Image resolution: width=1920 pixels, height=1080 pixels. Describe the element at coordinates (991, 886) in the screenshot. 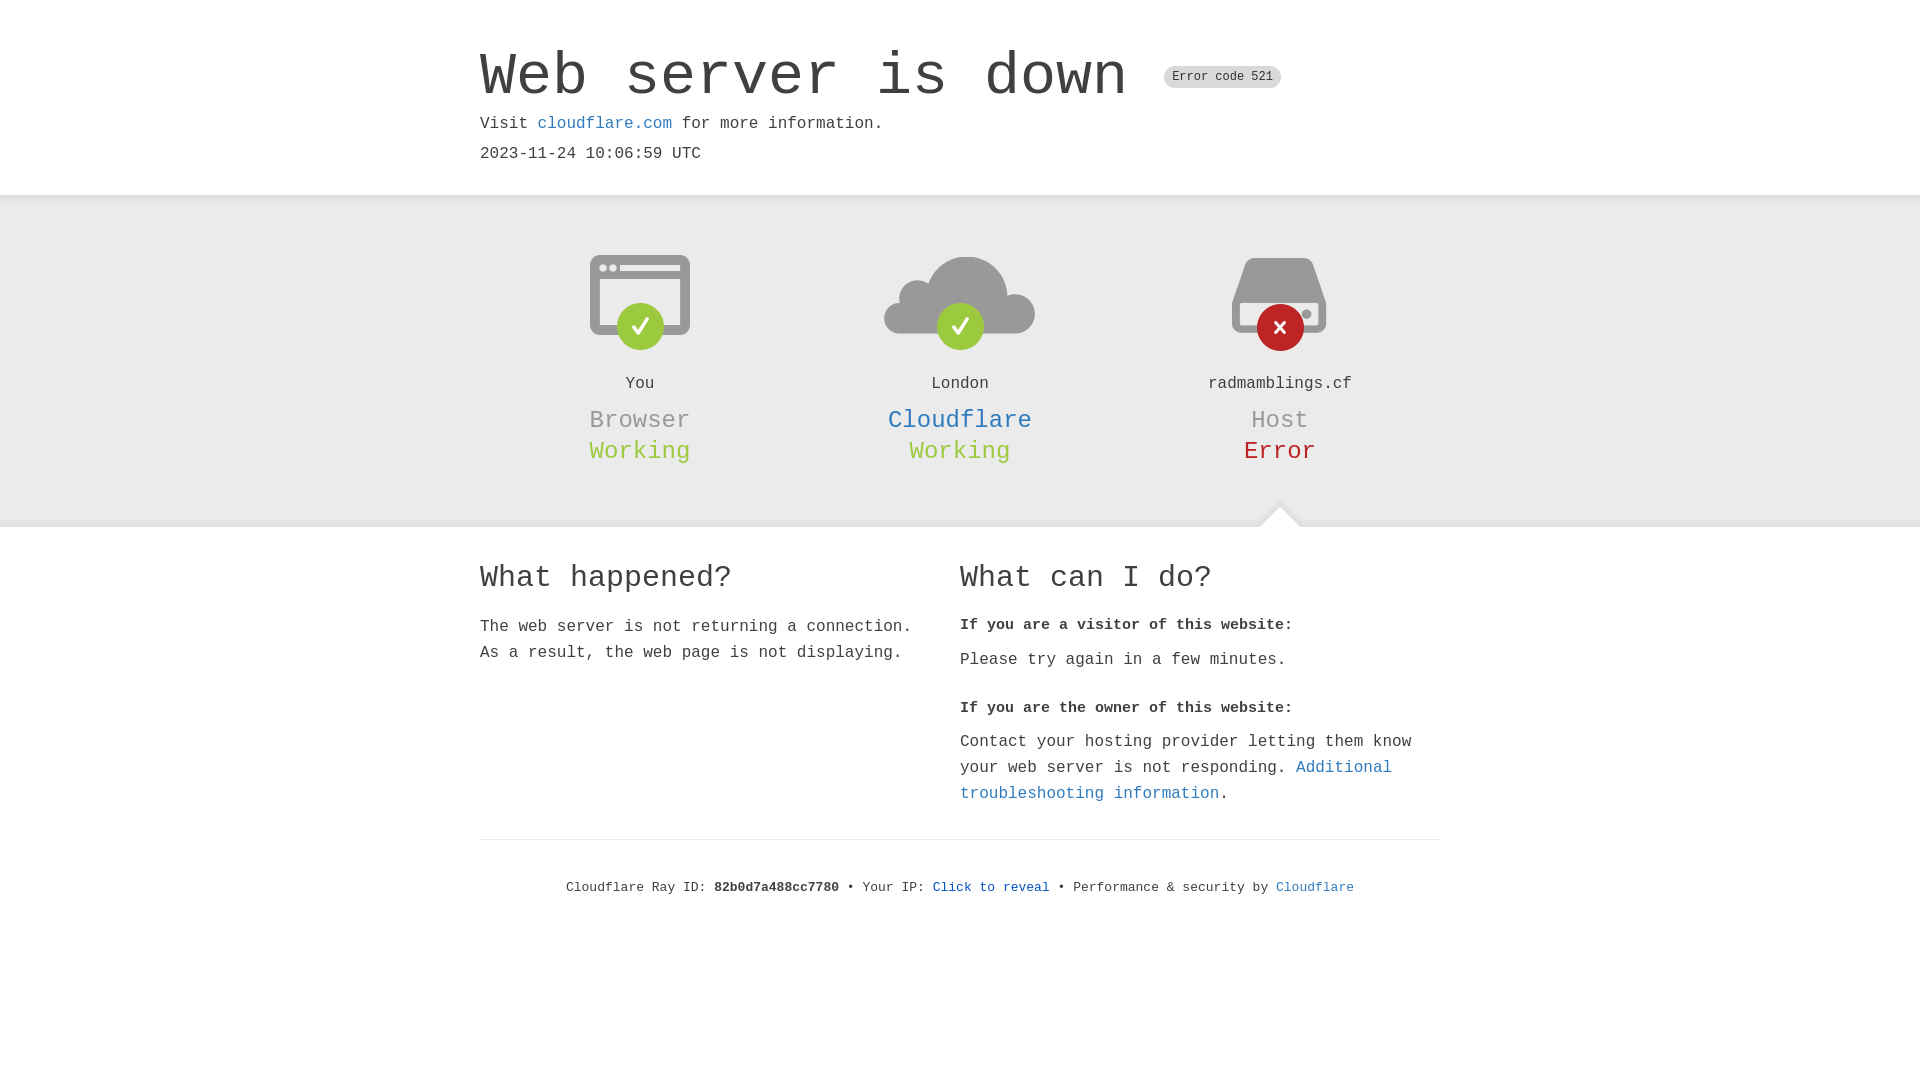

I see `'Click to reveal'` at that location.